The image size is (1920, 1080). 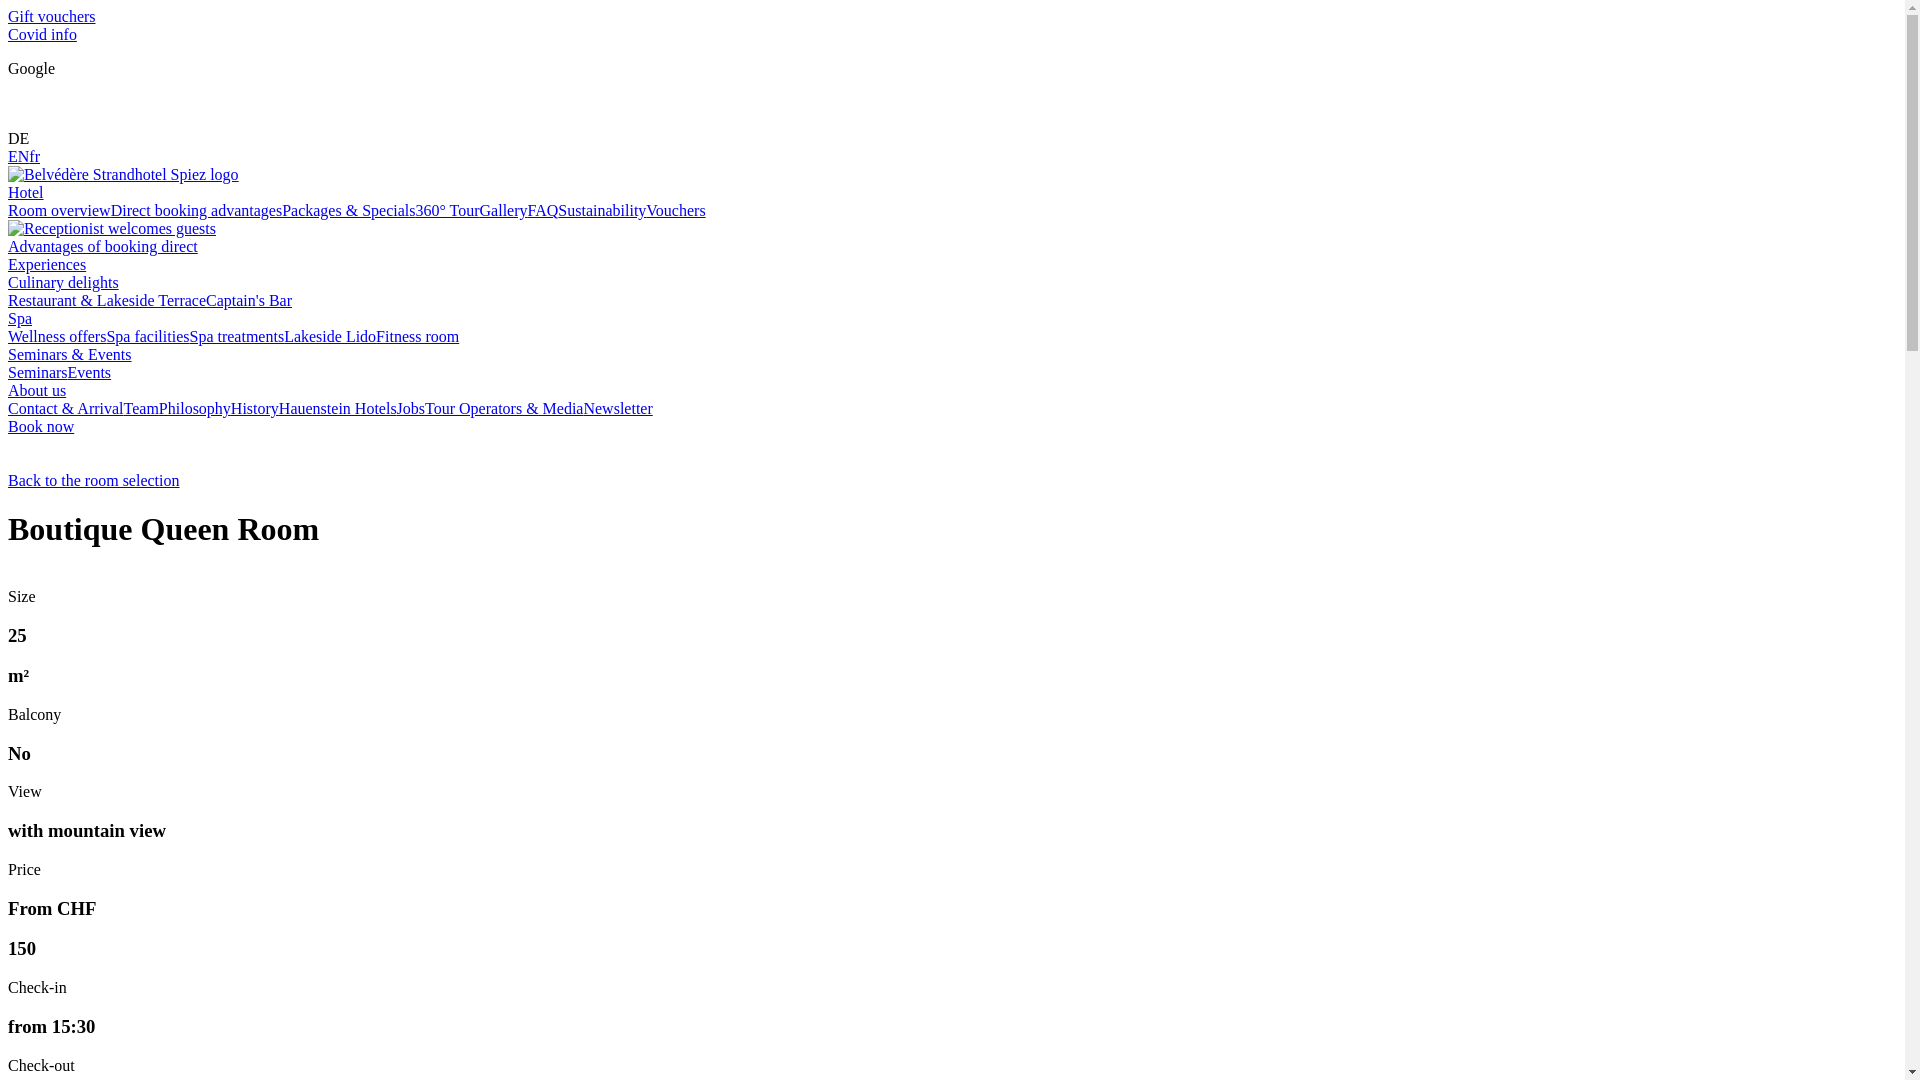 What do you see at coordinates (348, 210) in the screenshot?
I see `'Packages & Specials'` at bounding box center [348, 210].